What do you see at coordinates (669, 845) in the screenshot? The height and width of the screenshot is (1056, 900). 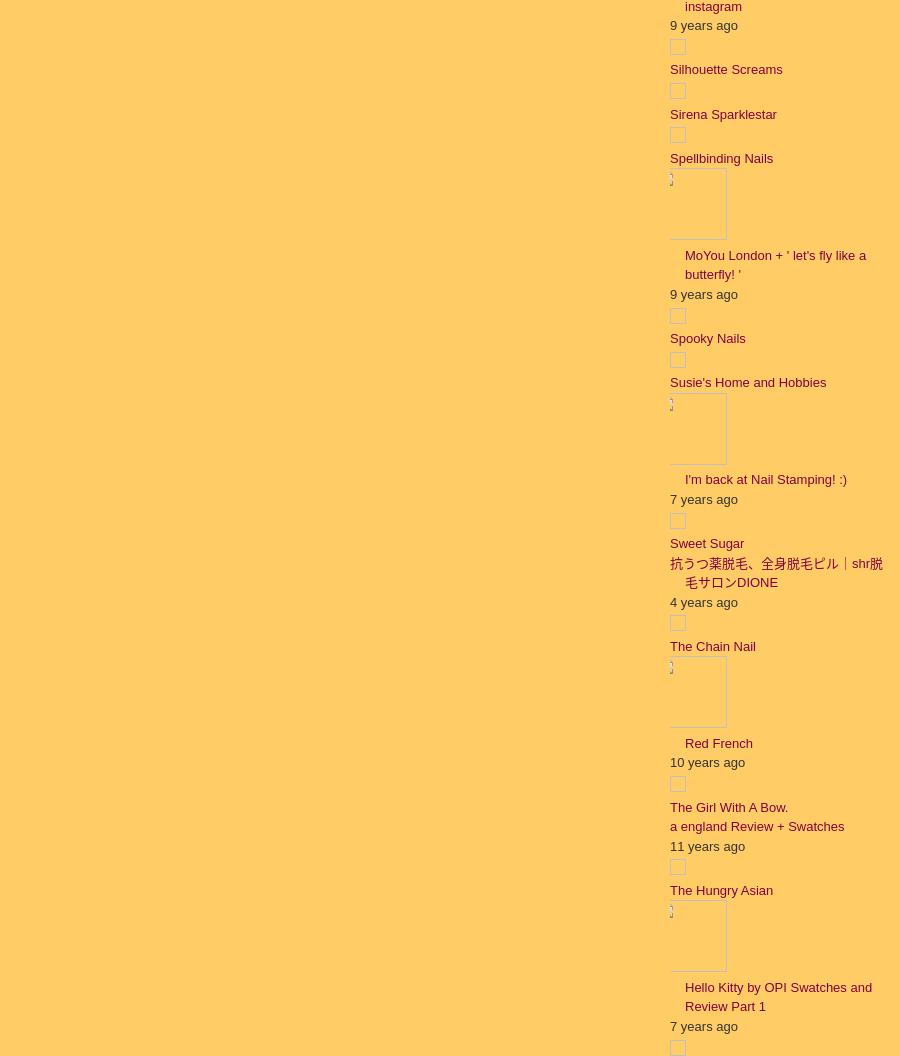 I see `'11 years ago'` at bounding box center [669, 845].